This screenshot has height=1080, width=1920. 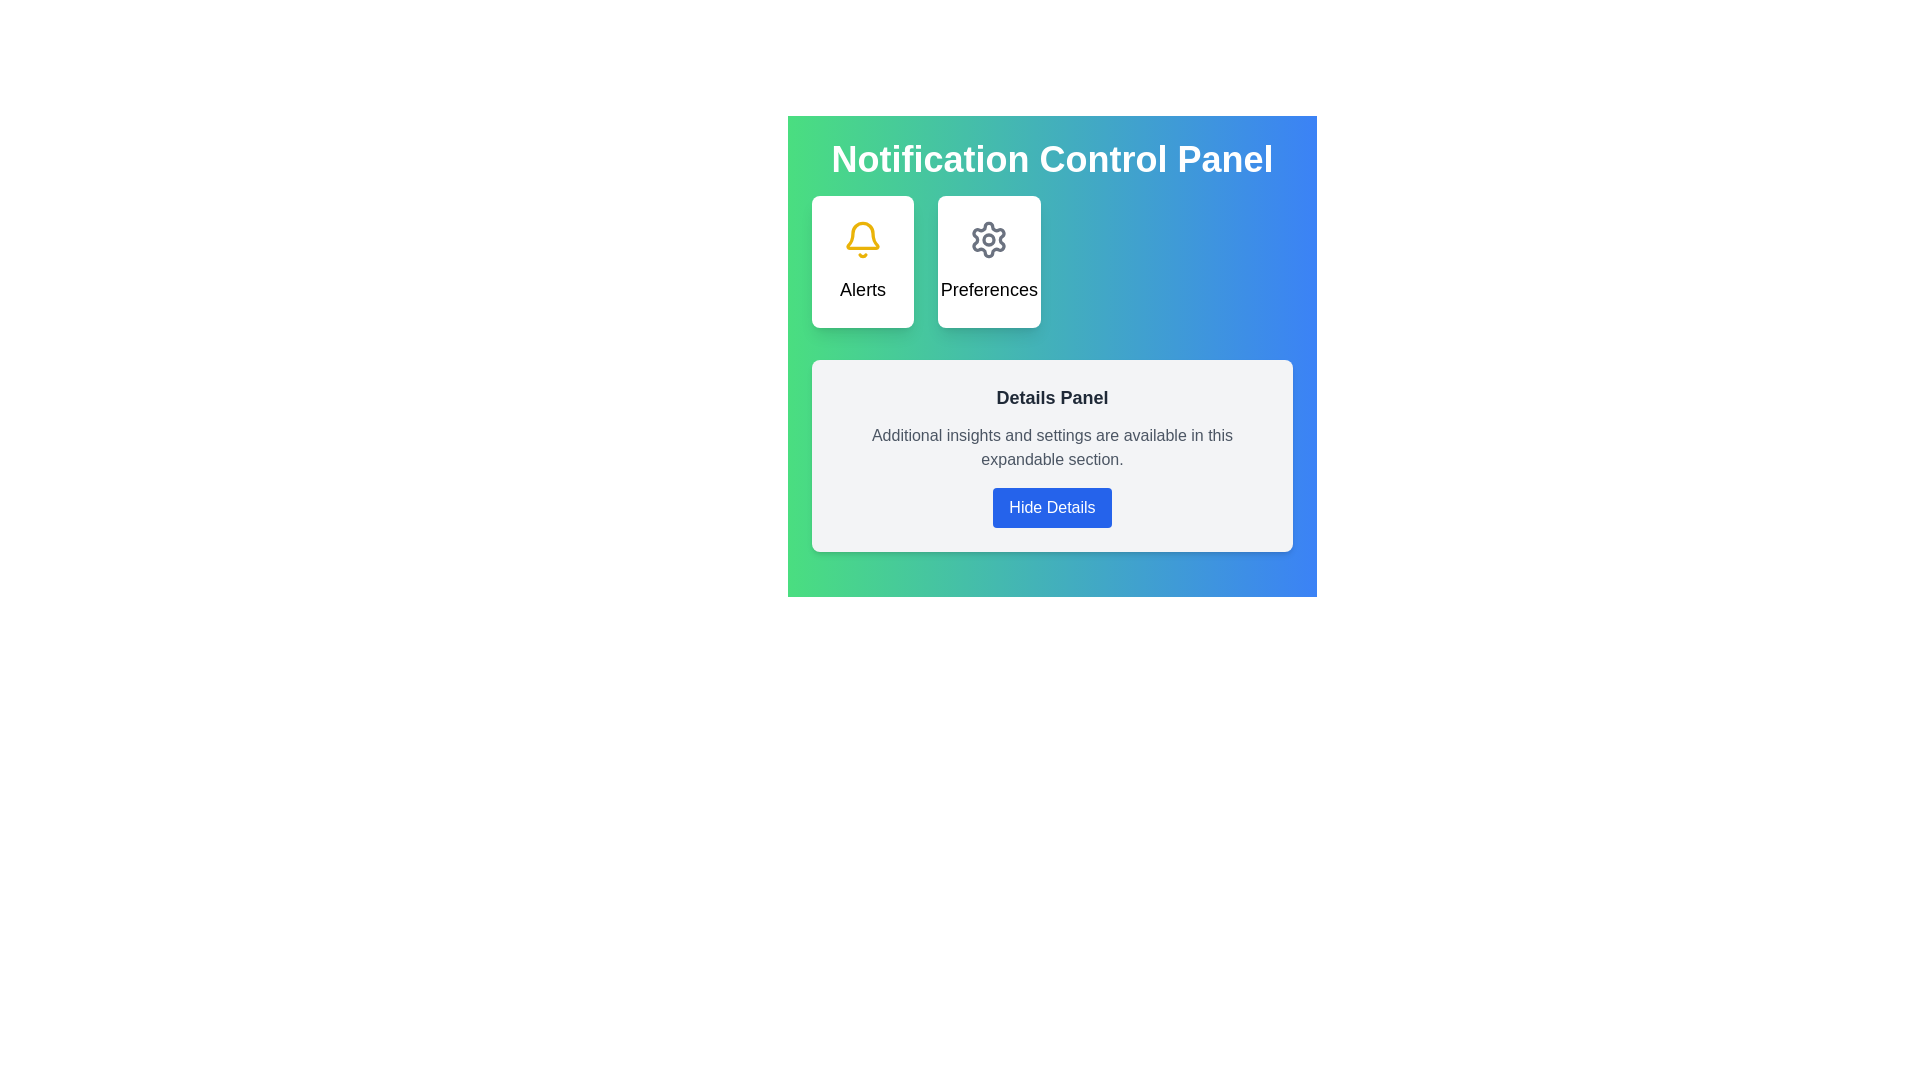 I want to click on the 'Hide Details' button, which is a blue rectangular button with rounded corners located at the bottom of the 'Details Panel' section, so click(x=1051, y=507).